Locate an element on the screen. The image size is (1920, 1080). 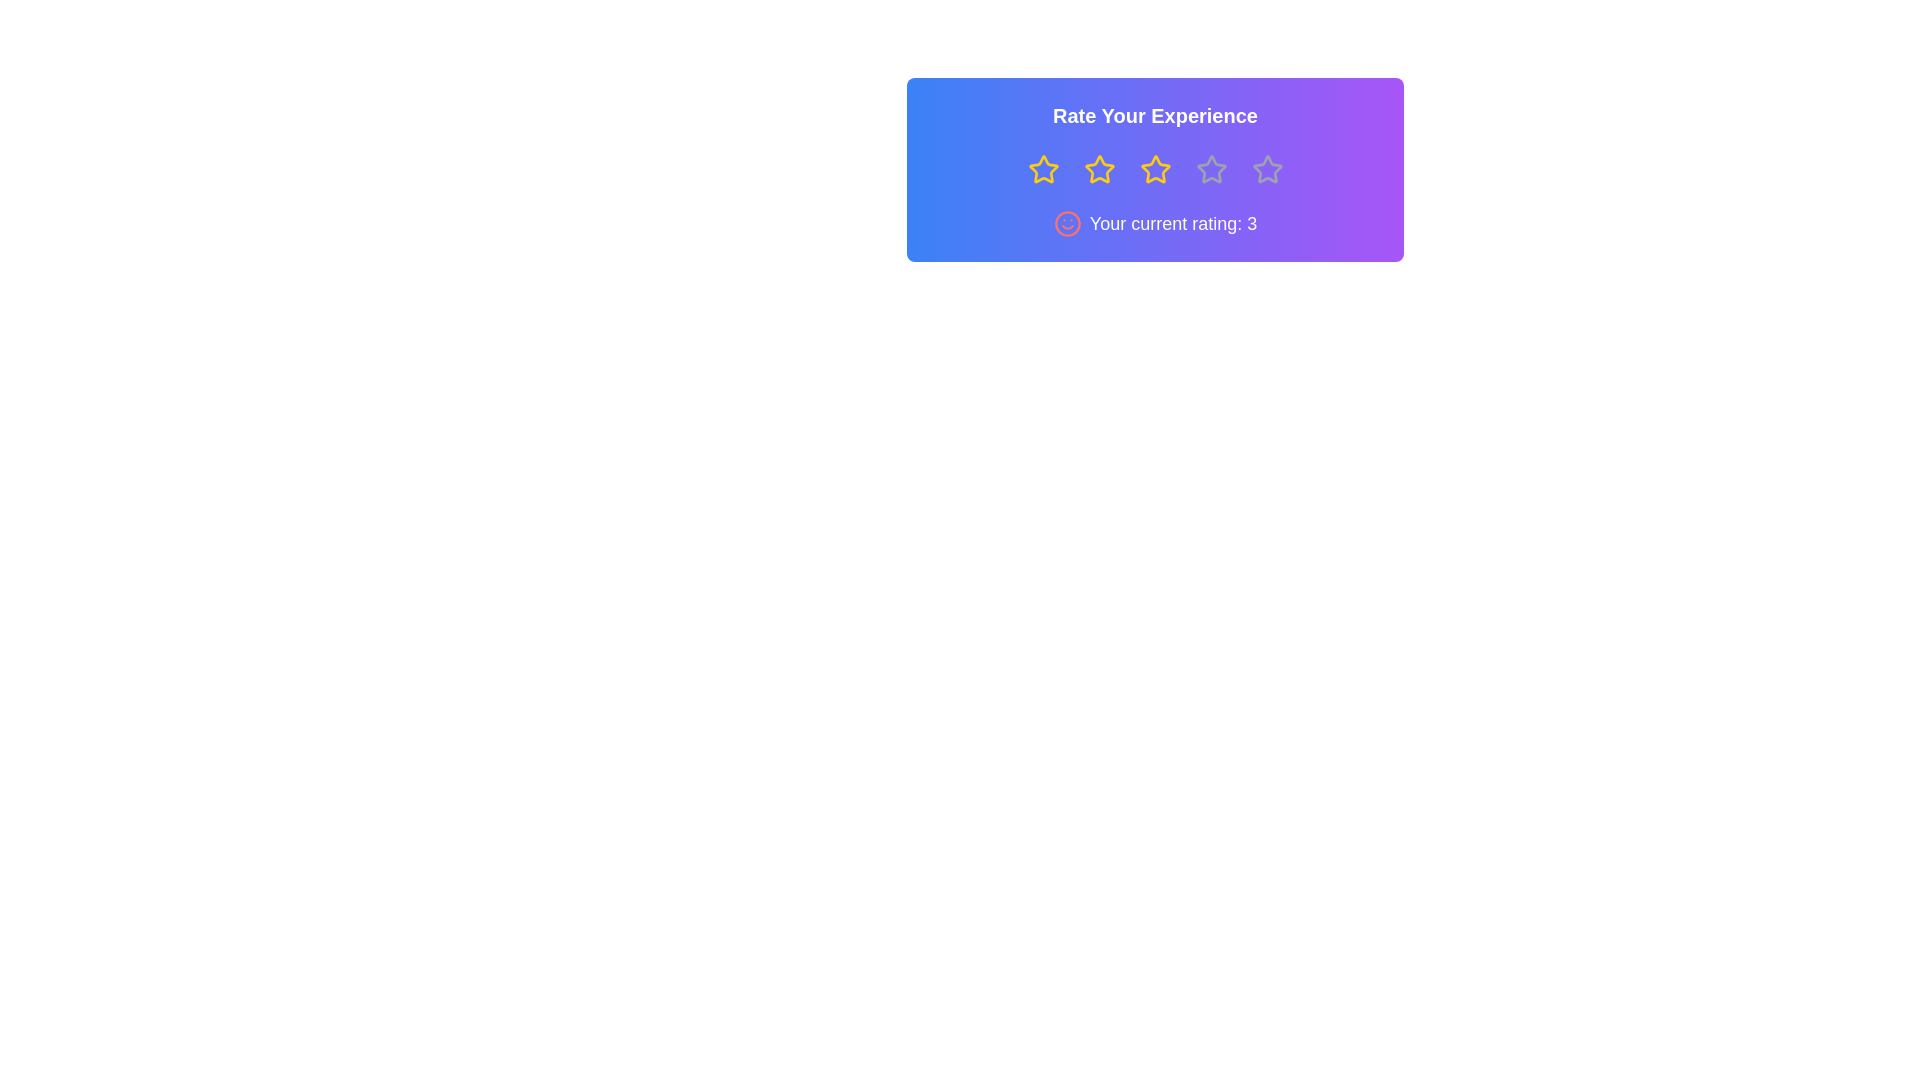
the star representing 5 stars to preview the rating effect is located at coordinates (1266, 168).